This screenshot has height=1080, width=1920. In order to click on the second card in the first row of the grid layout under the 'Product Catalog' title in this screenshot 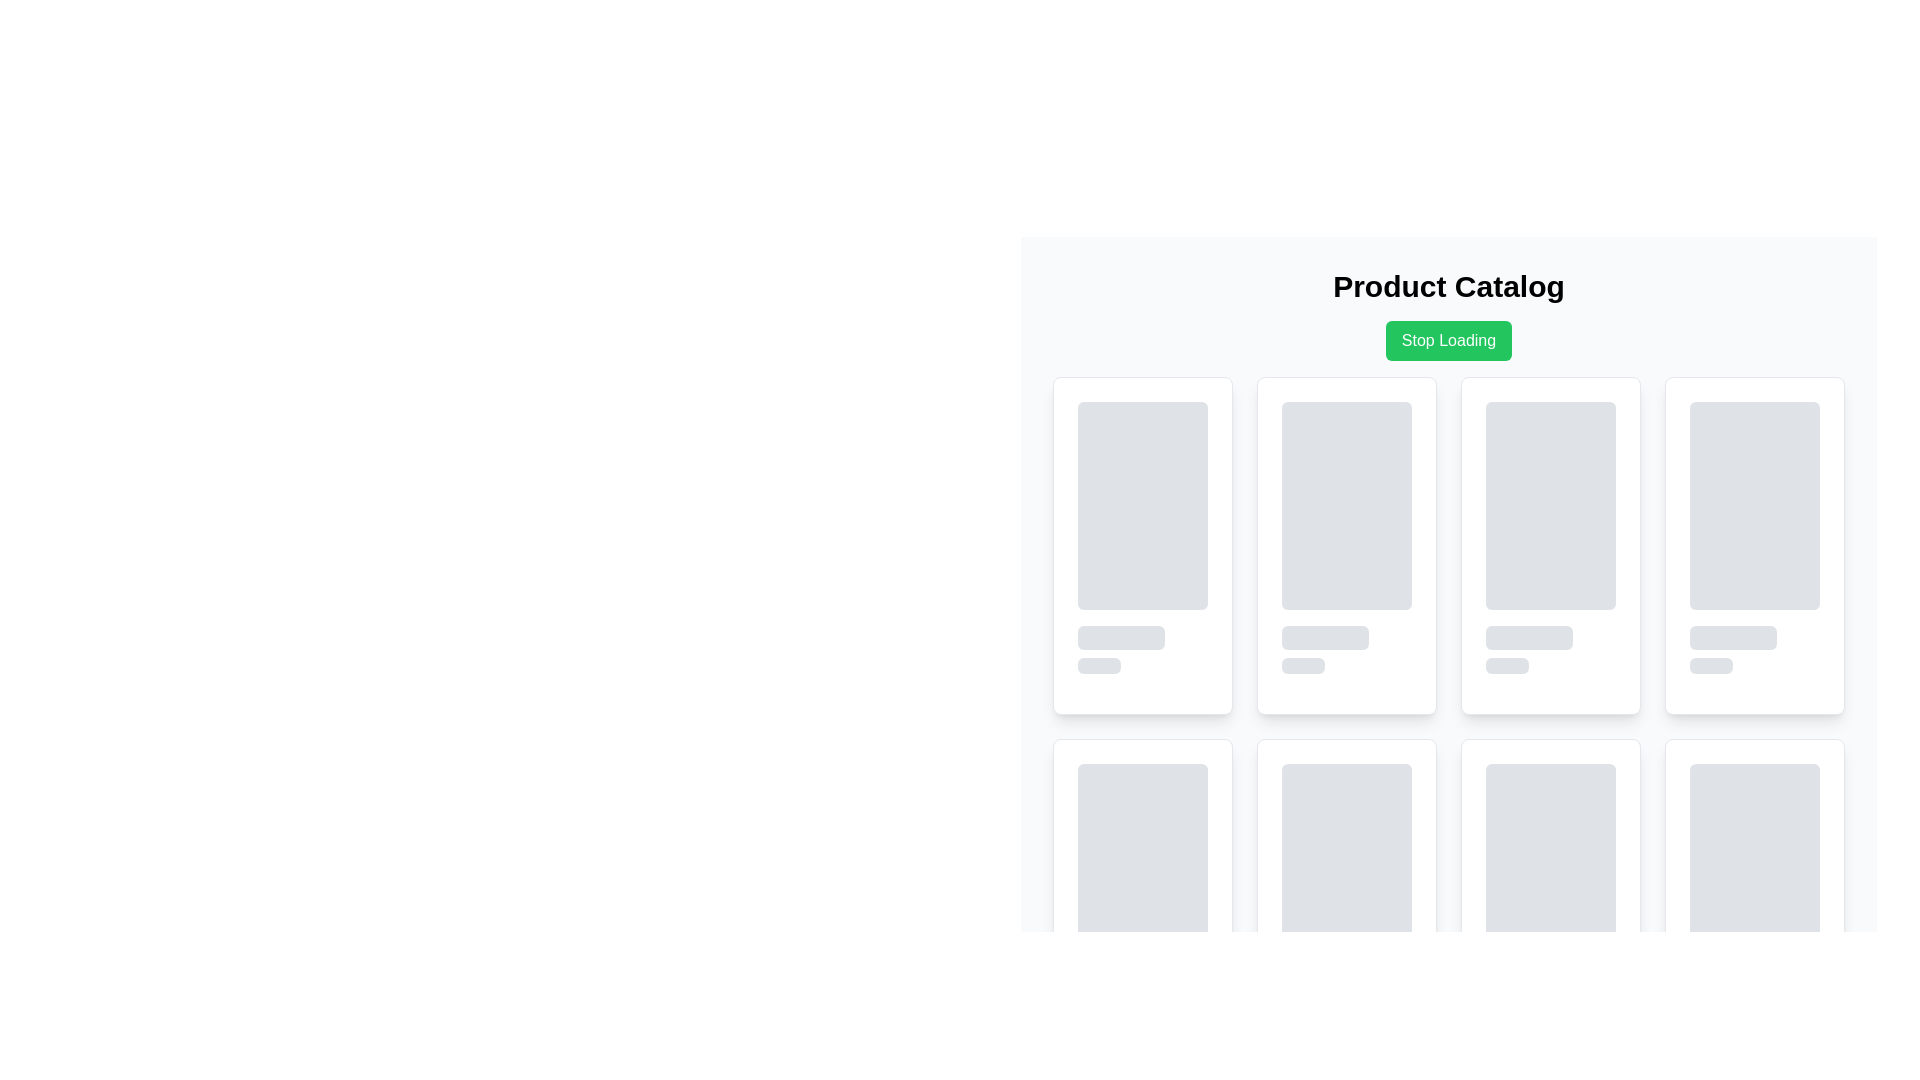, I will do `click(1347, 546)`.